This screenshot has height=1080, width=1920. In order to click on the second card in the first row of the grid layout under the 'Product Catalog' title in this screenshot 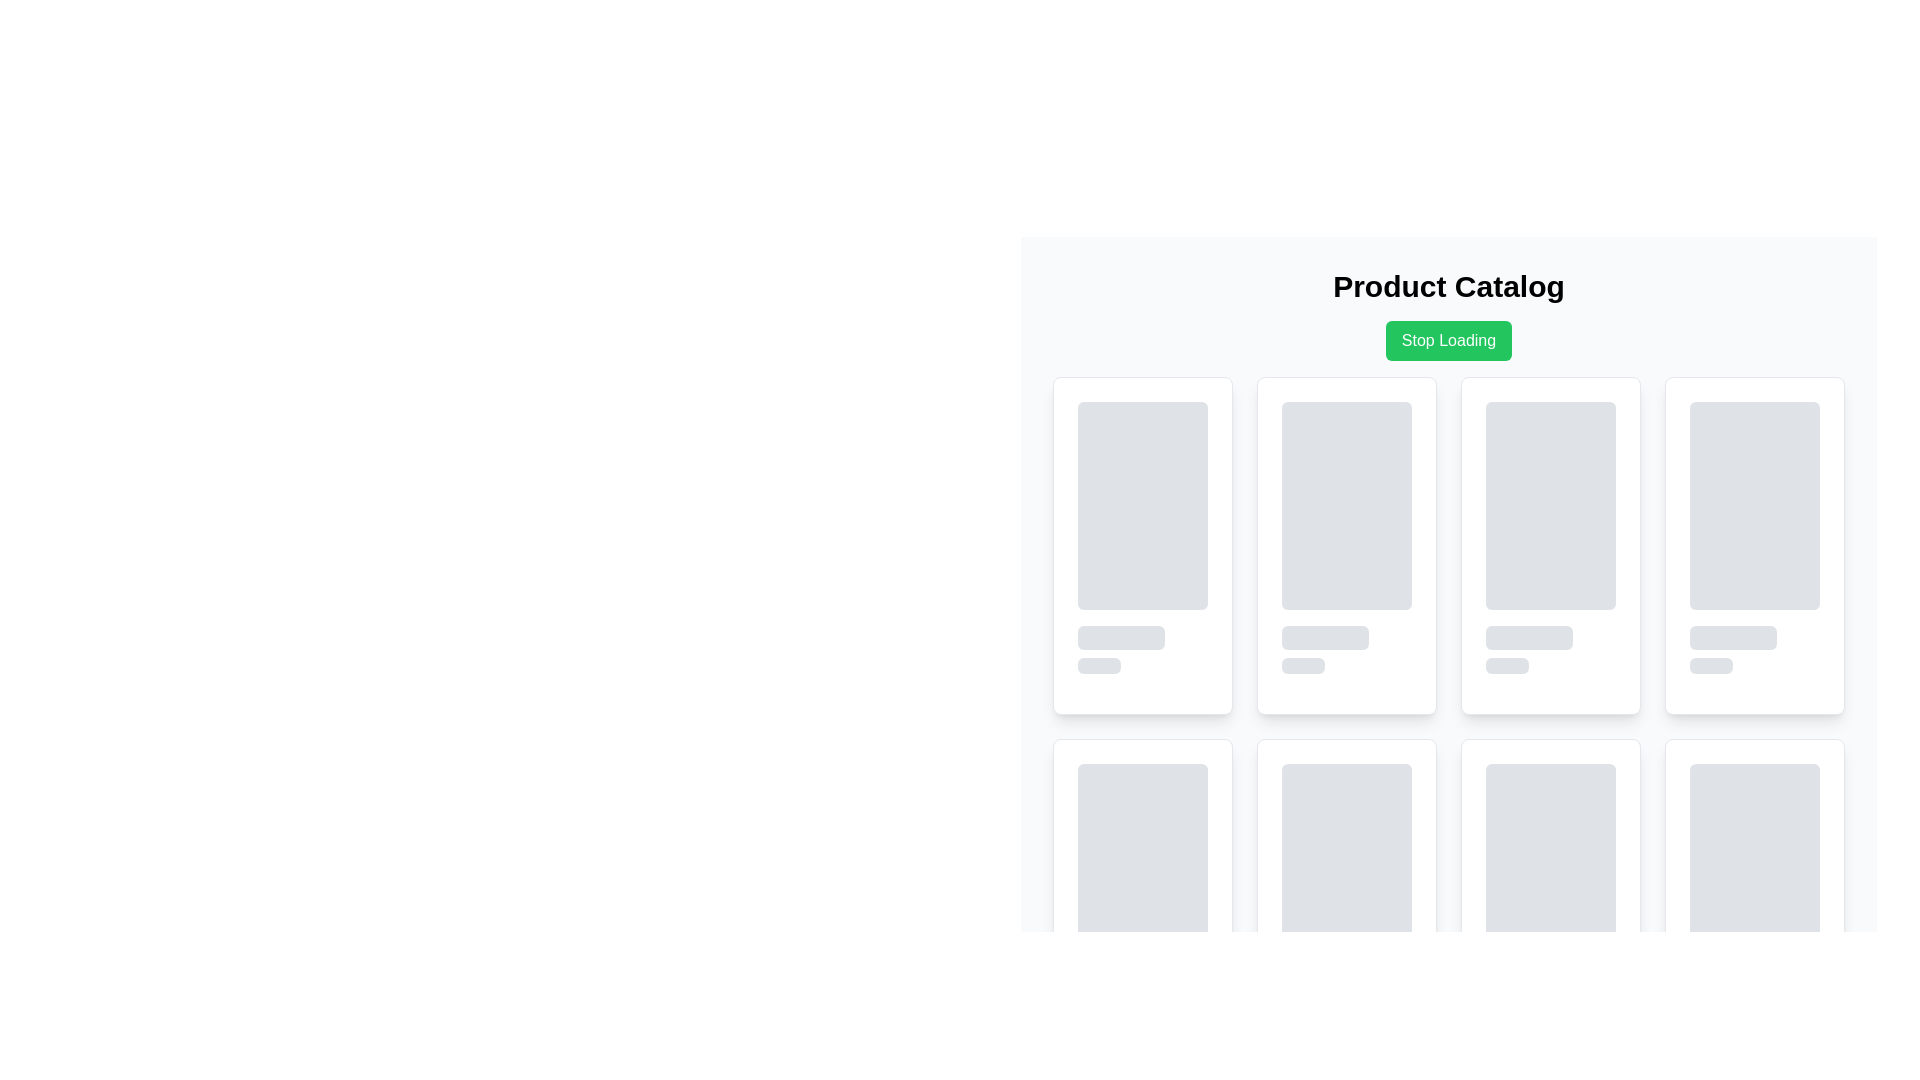, I will do `click(1347, 546)`.